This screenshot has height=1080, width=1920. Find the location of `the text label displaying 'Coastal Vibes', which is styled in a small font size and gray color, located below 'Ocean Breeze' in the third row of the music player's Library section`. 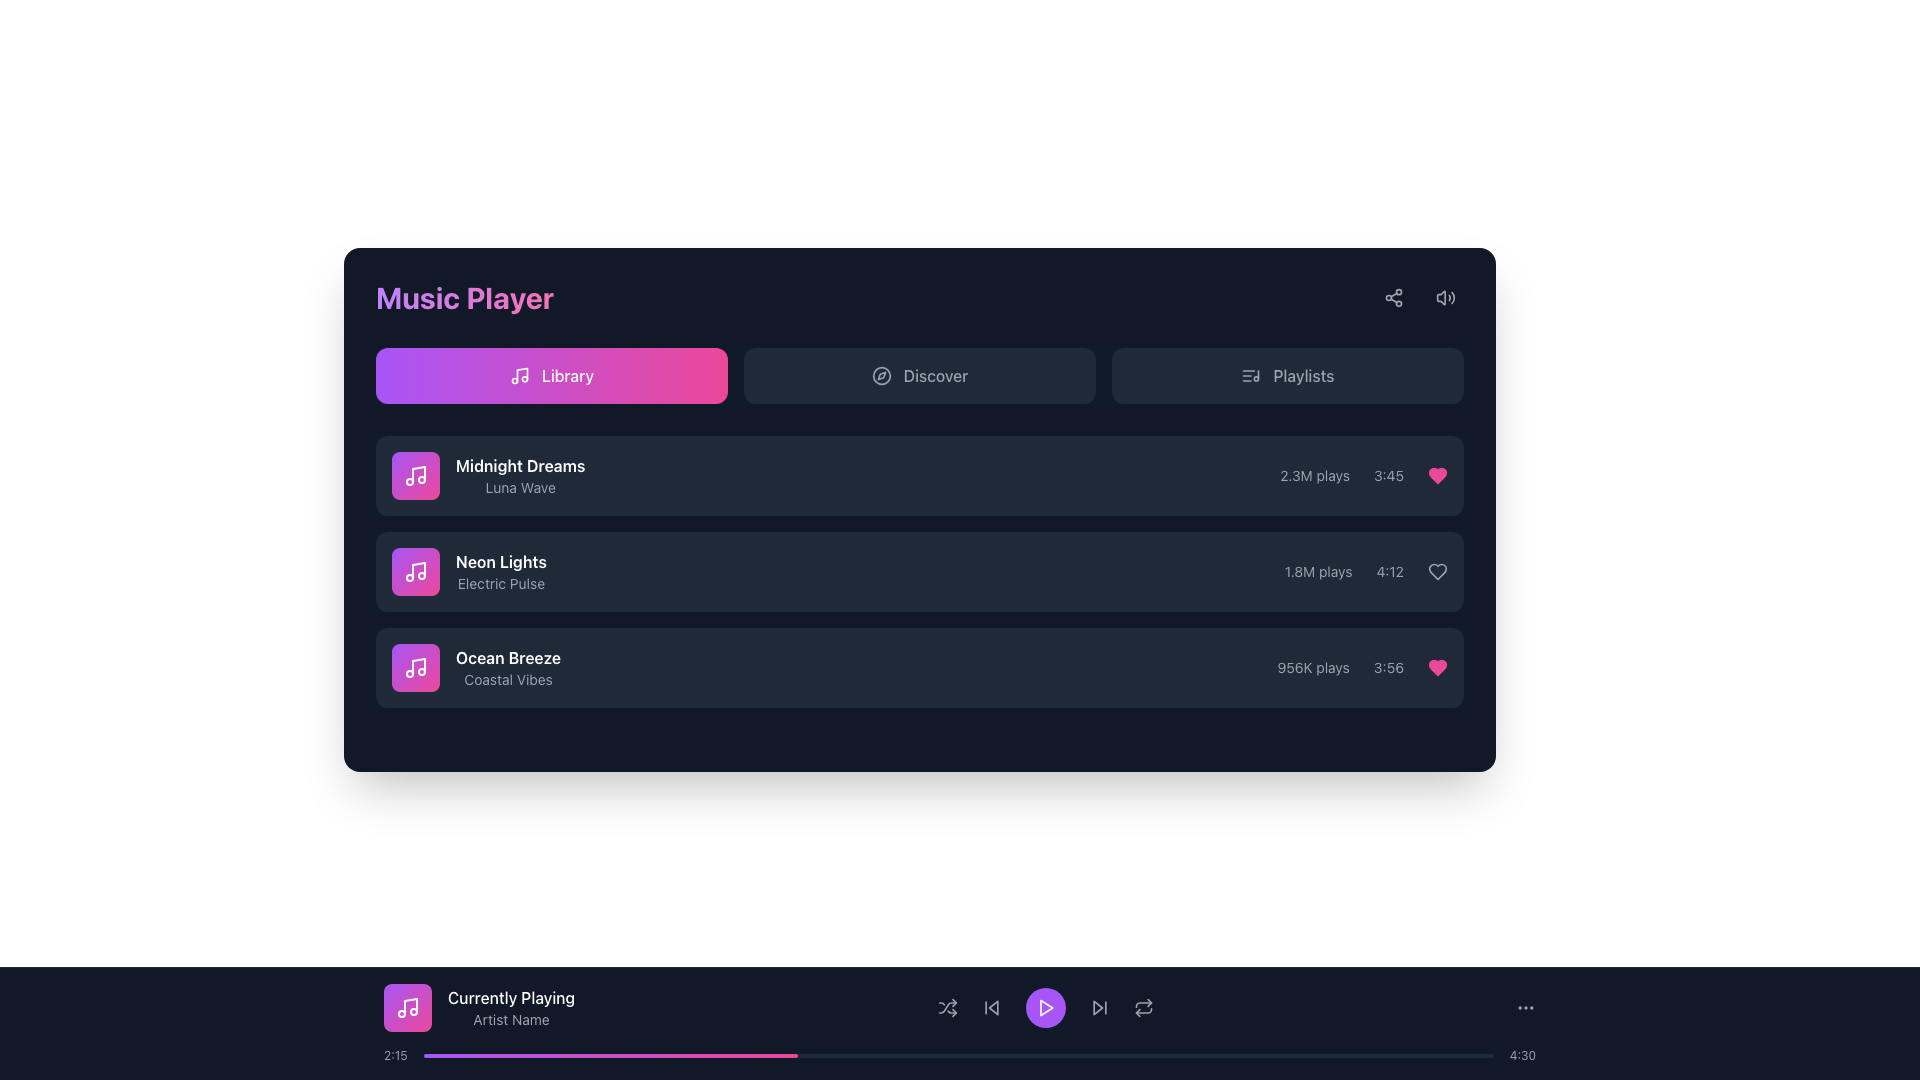

the text label displaying 'Coastal Vibes', which is styled in a small font size and gray color, located below 'Ocean Breeze' in the third row of the music player's Library section is located at coordinates (508, 678).